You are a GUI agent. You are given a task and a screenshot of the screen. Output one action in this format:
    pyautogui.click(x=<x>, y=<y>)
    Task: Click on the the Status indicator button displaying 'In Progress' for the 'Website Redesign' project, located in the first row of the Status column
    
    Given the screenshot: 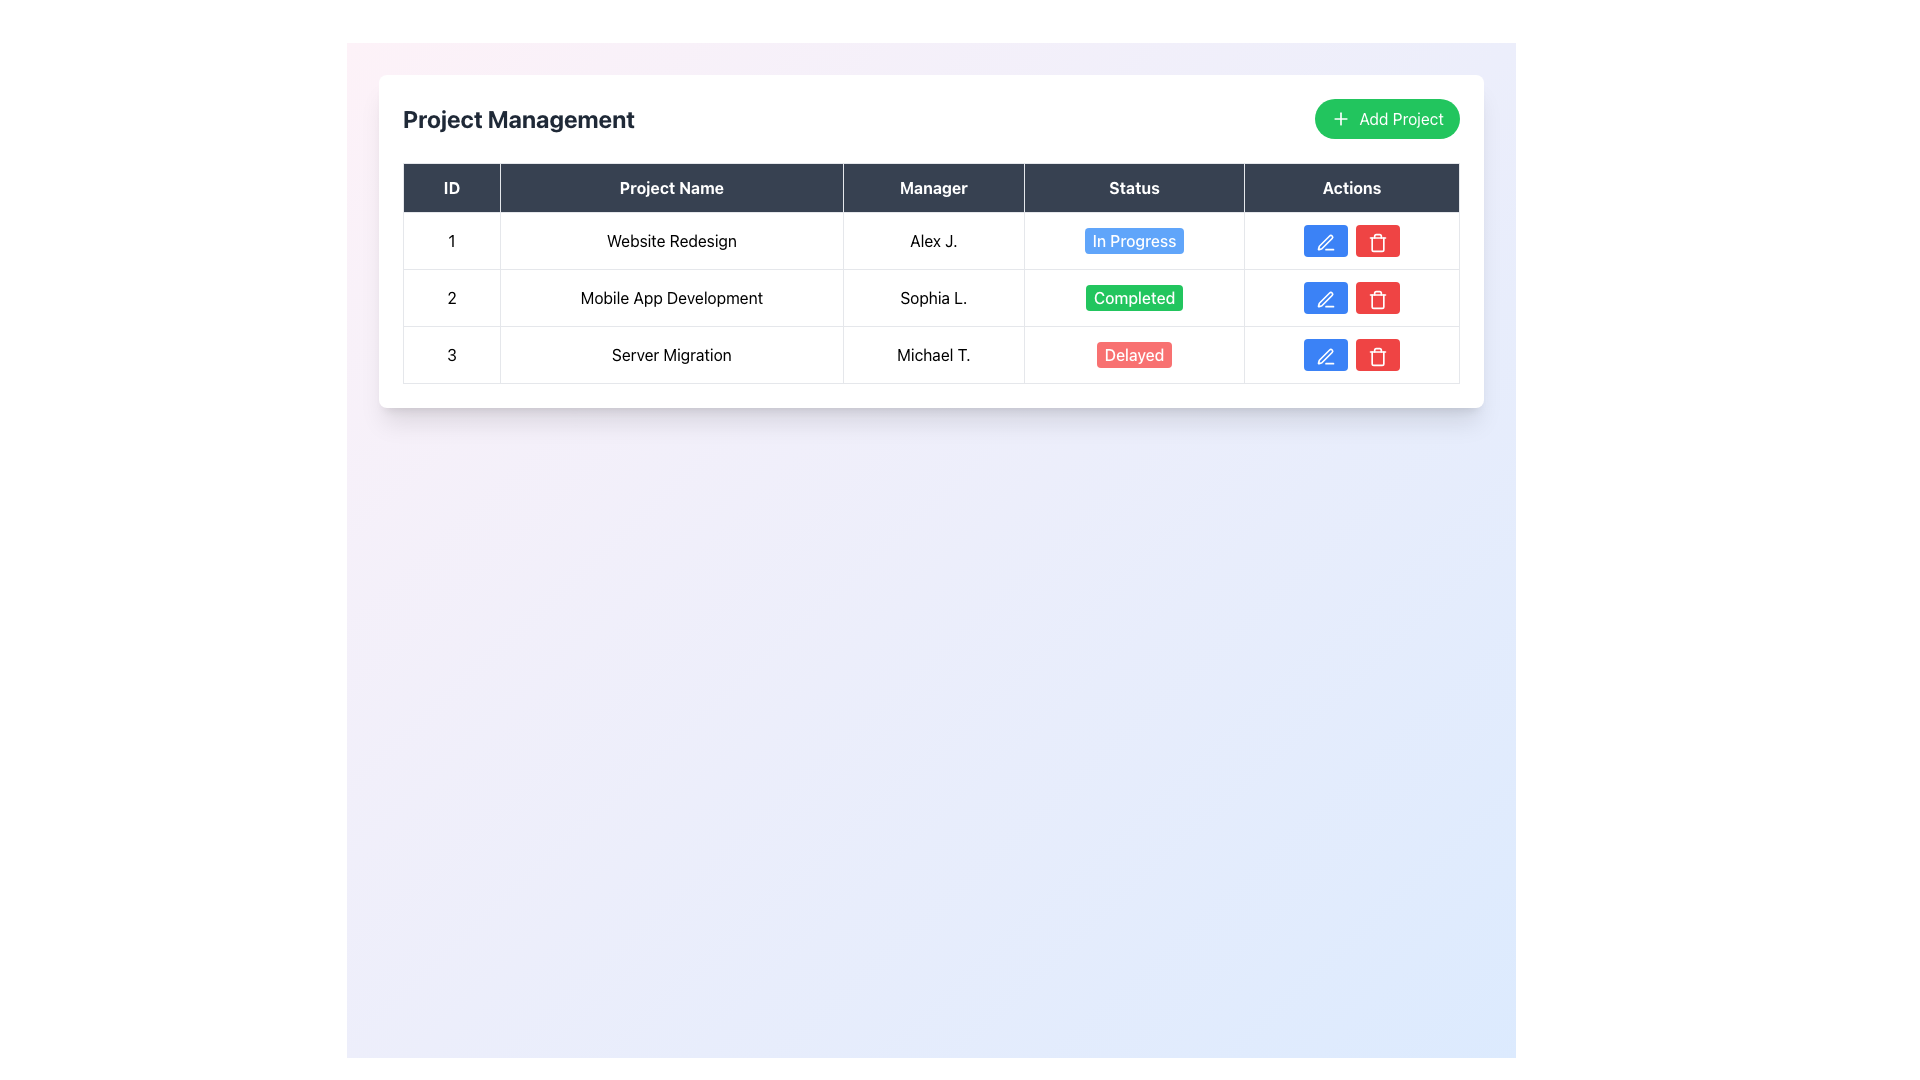 What is the action you would take?
    pyautogui.click(x=1134, y=239)
    